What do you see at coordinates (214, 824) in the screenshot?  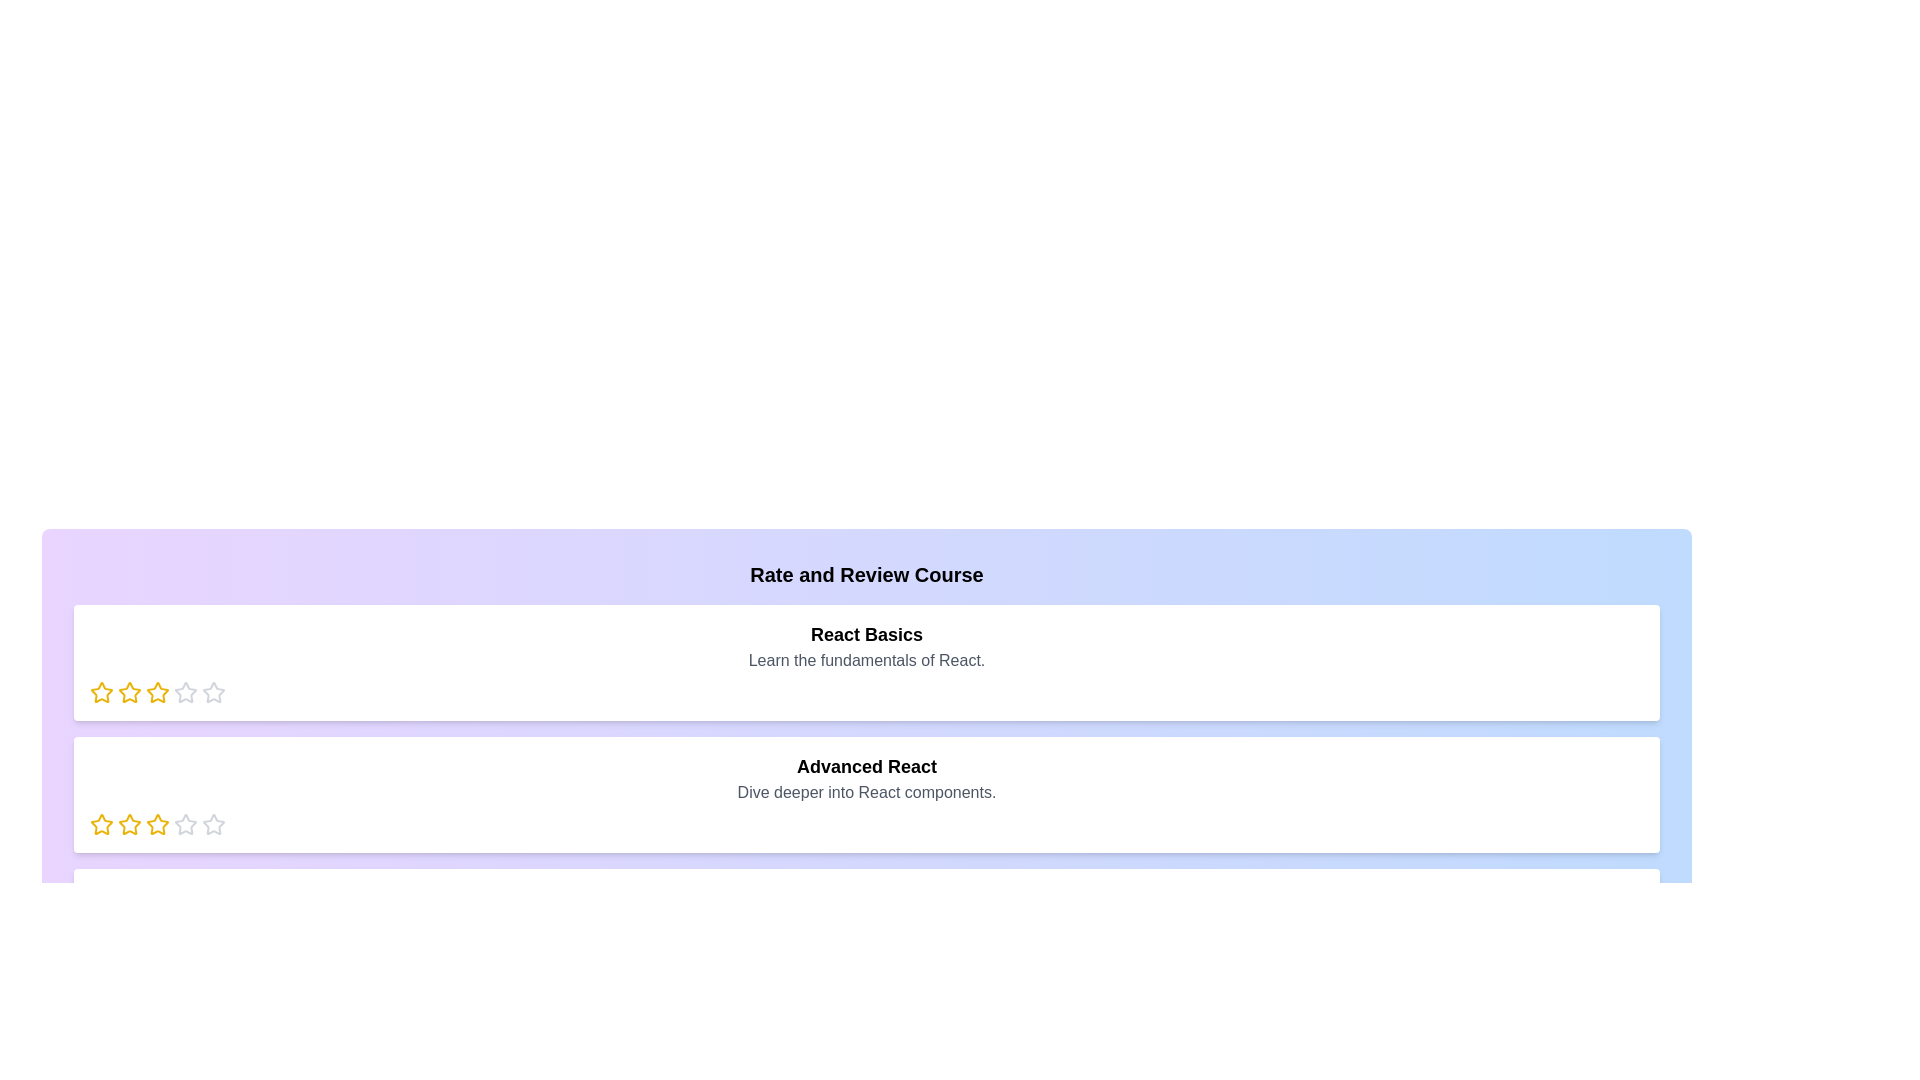 I see `the fourth star in the rating system located in the second row` at bounding box center [214, 824].